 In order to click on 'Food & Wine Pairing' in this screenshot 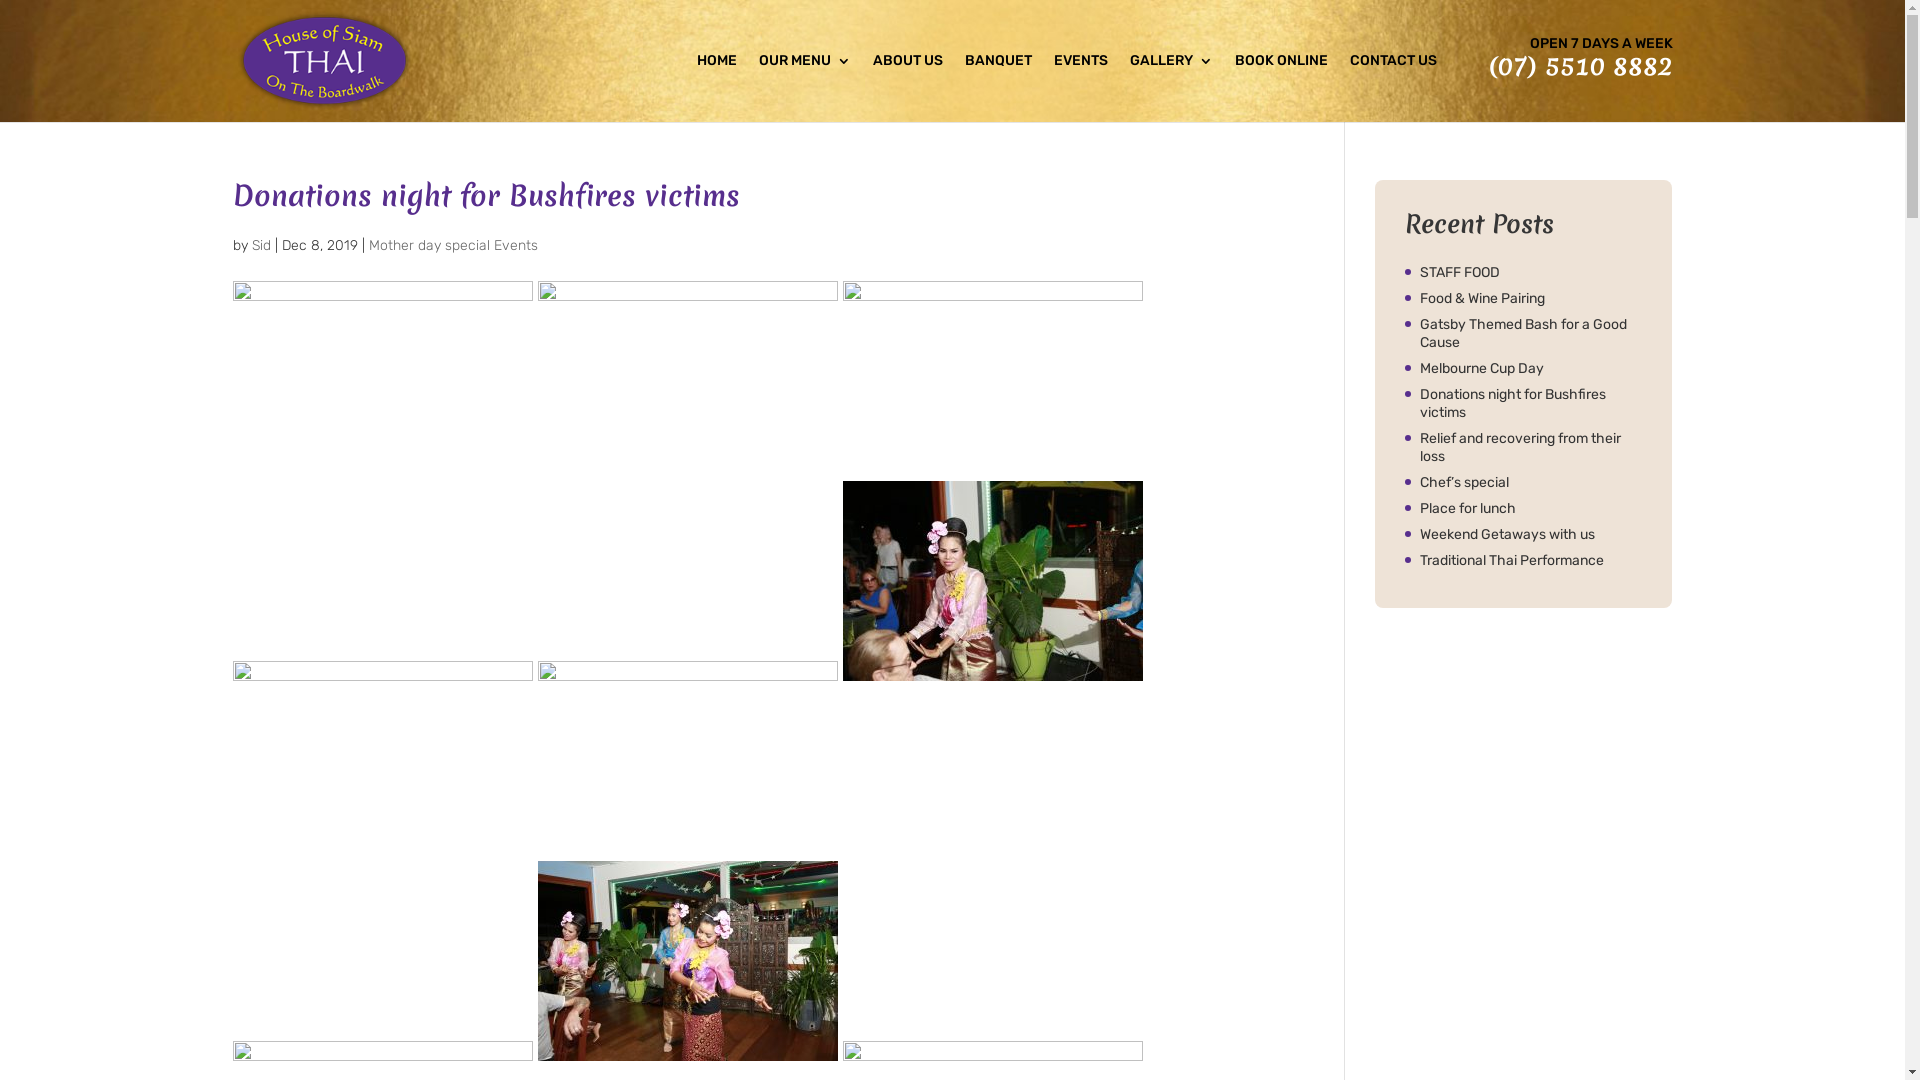, I will do `click(1530, 299)`.